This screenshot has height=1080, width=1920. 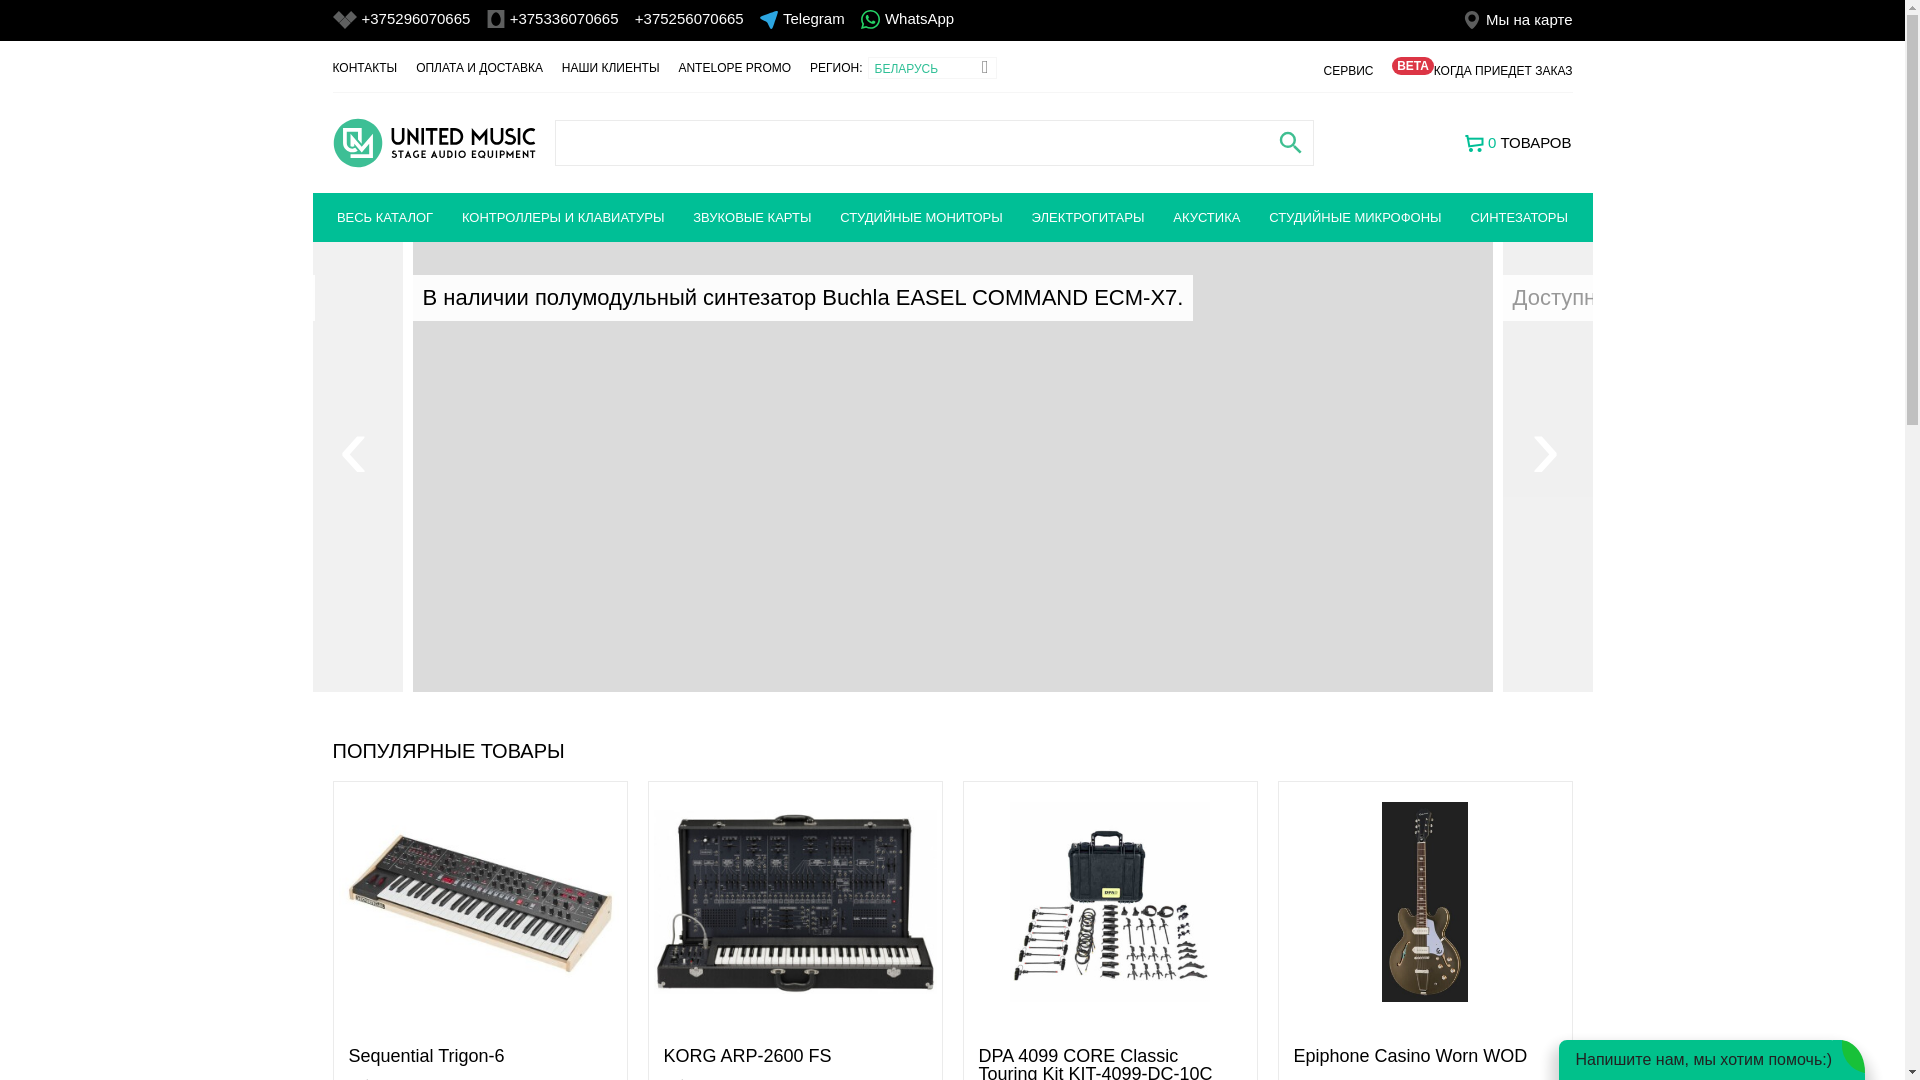 What do you see at coordinates (918, 19) in the screenshot?
I see `'WhatsApp'` at bounding box center [918, 19].